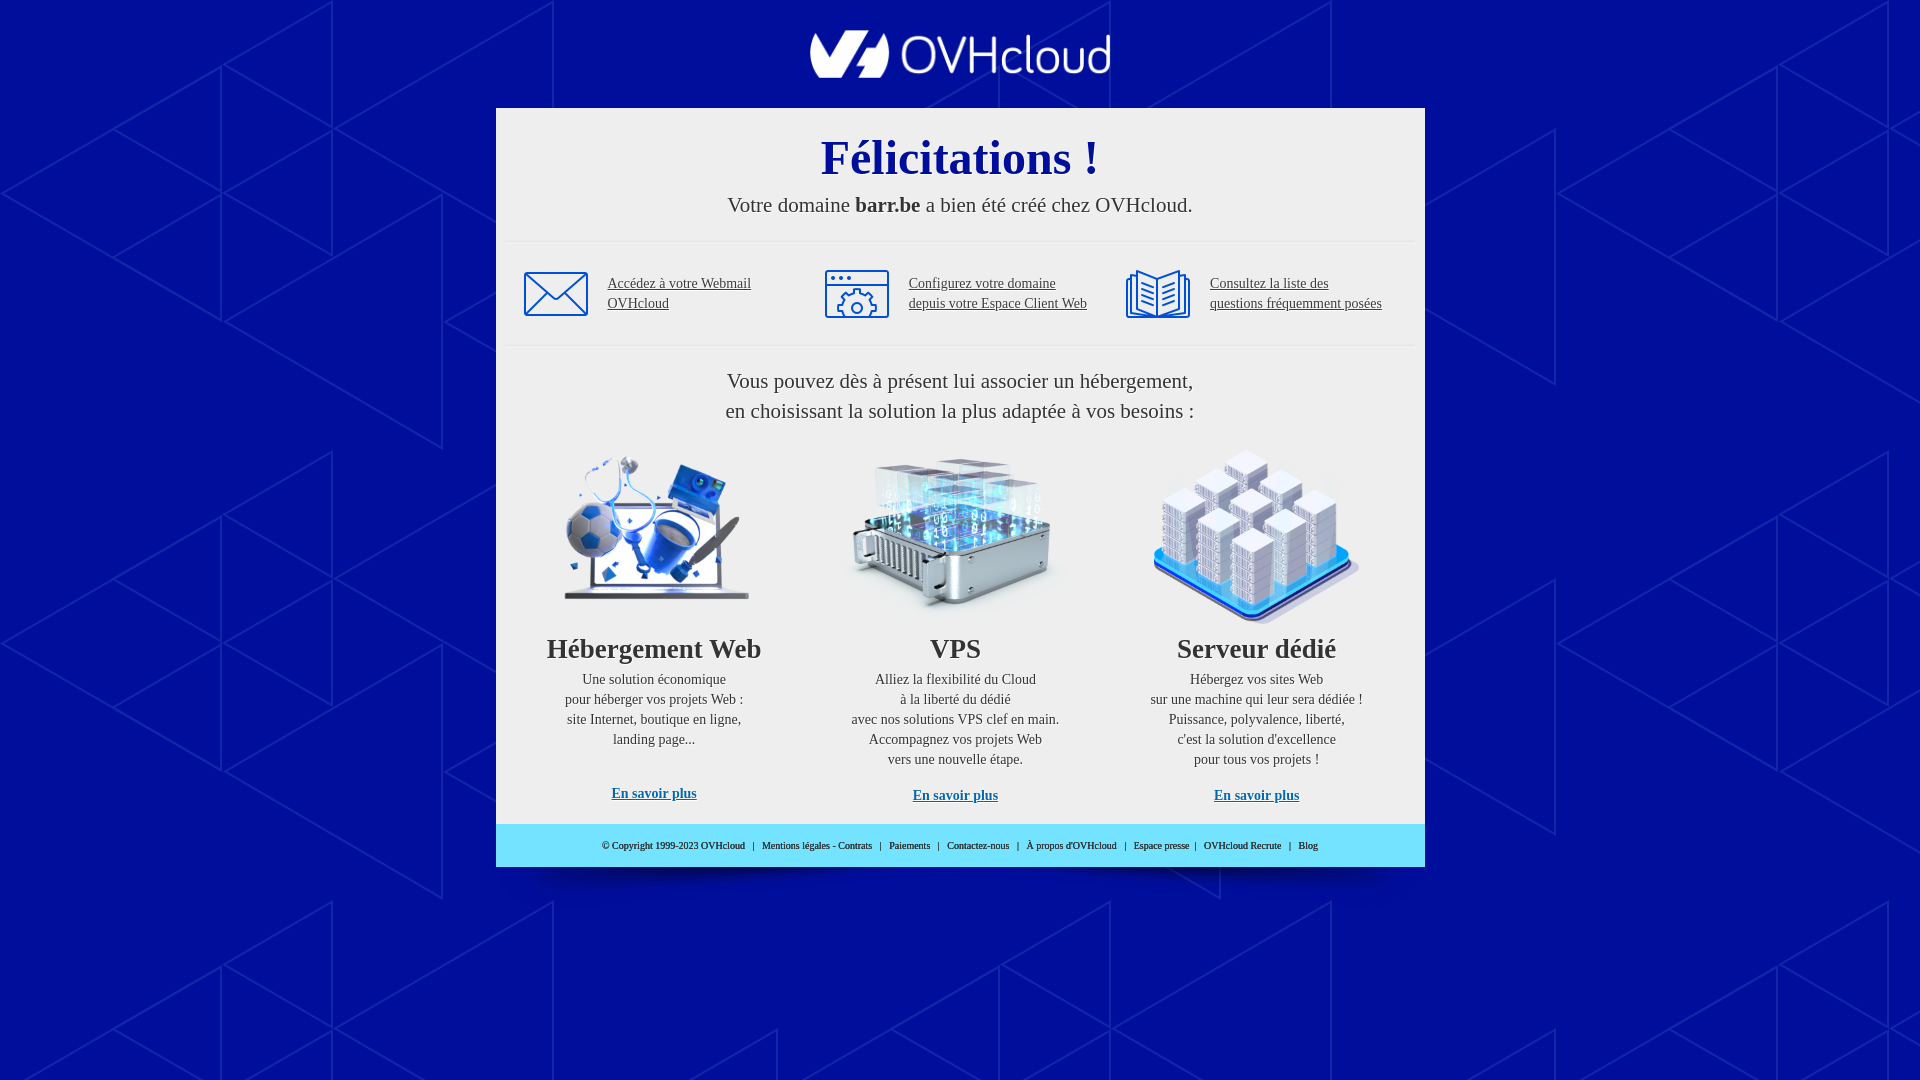 The height and width of the screenshot is (1080, 1920). What do you see at coordinates (653, 792) in the screenshot?
I see `'En savoir plus'` at bounding box center [653, 792].